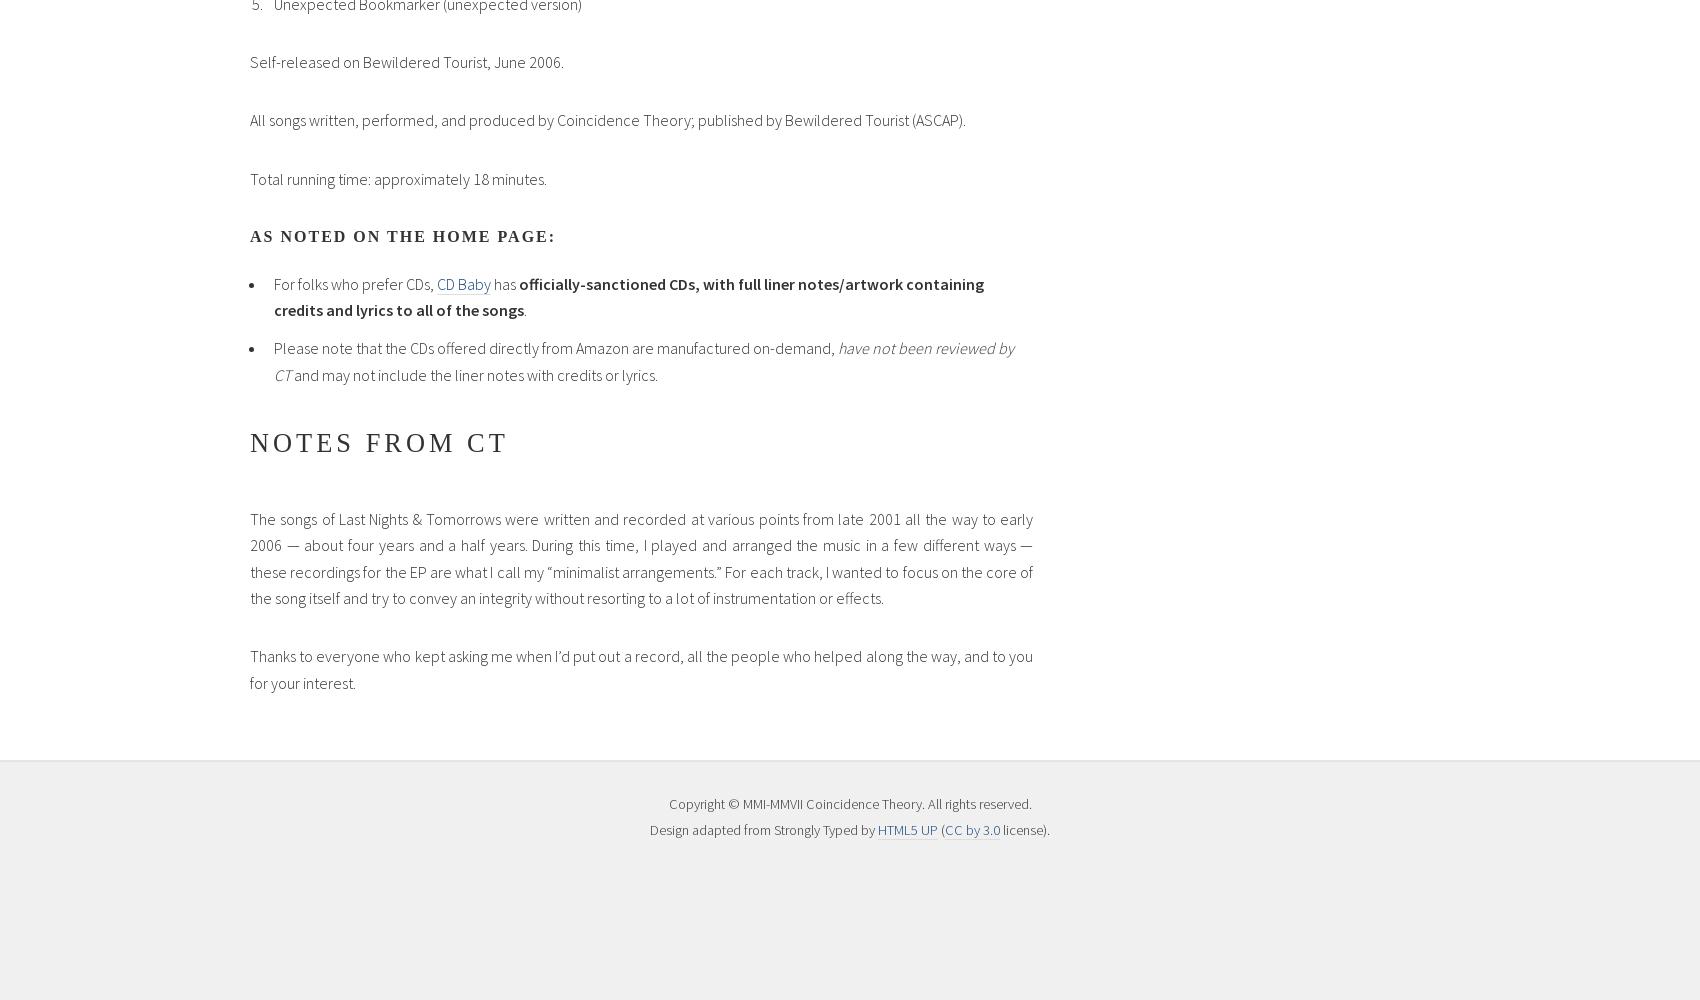 Image resolution: width=1700 pixels, height=1000 pixels. Describe the element at coordinates (641, 558) in the screenshot. I see `'were written and recorded at various points from late 2001 all the way to early 2006 — about four years and a half years.  During this time, I played and arranged the music in a few different ways — these recordings for the EP are what I call my “minimalist arrangements.” For each track, I wanted to focus on the core of the song itself and try to convey an integrity without resorting to a lot of instrumentation or effects.'` at that location.